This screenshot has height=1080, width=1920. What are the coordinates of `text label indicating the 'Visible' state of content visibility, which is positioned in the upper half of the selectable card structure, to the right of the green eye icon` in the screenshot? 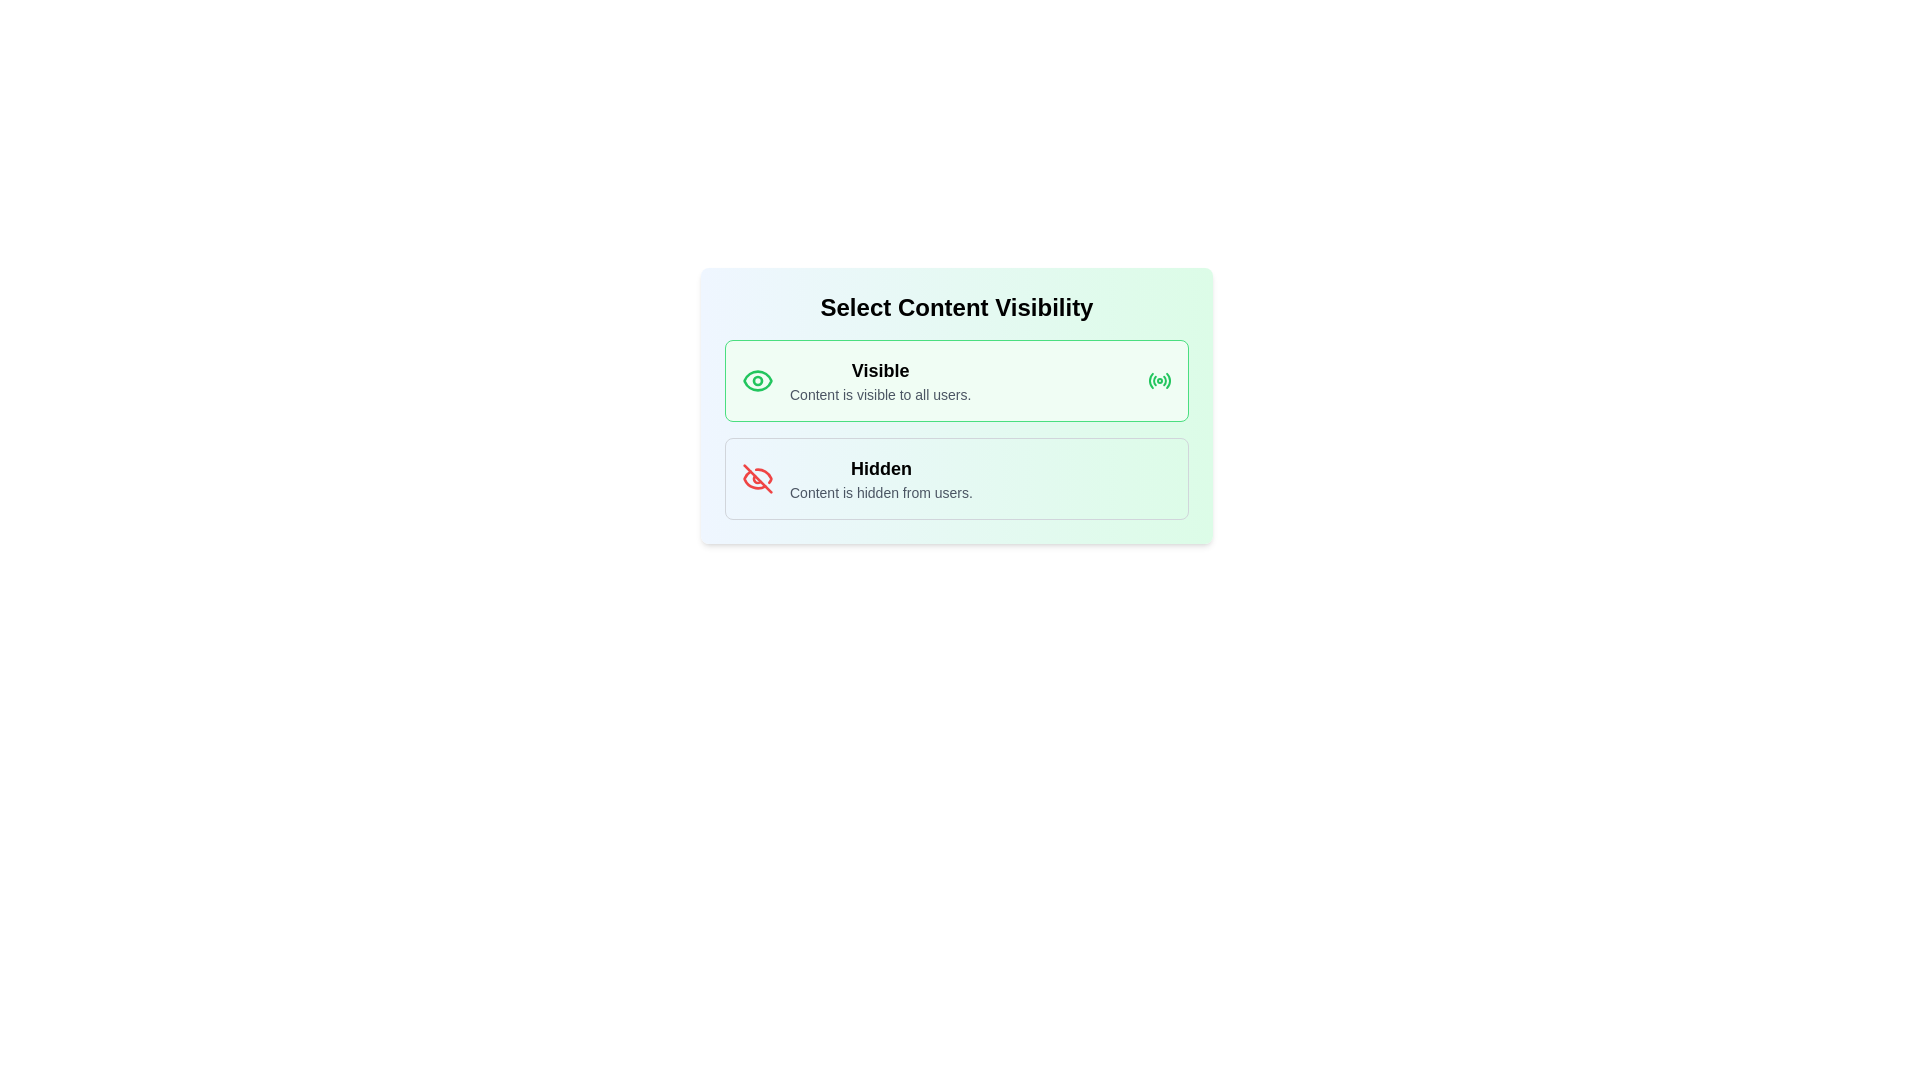 It's located at (880, 381).